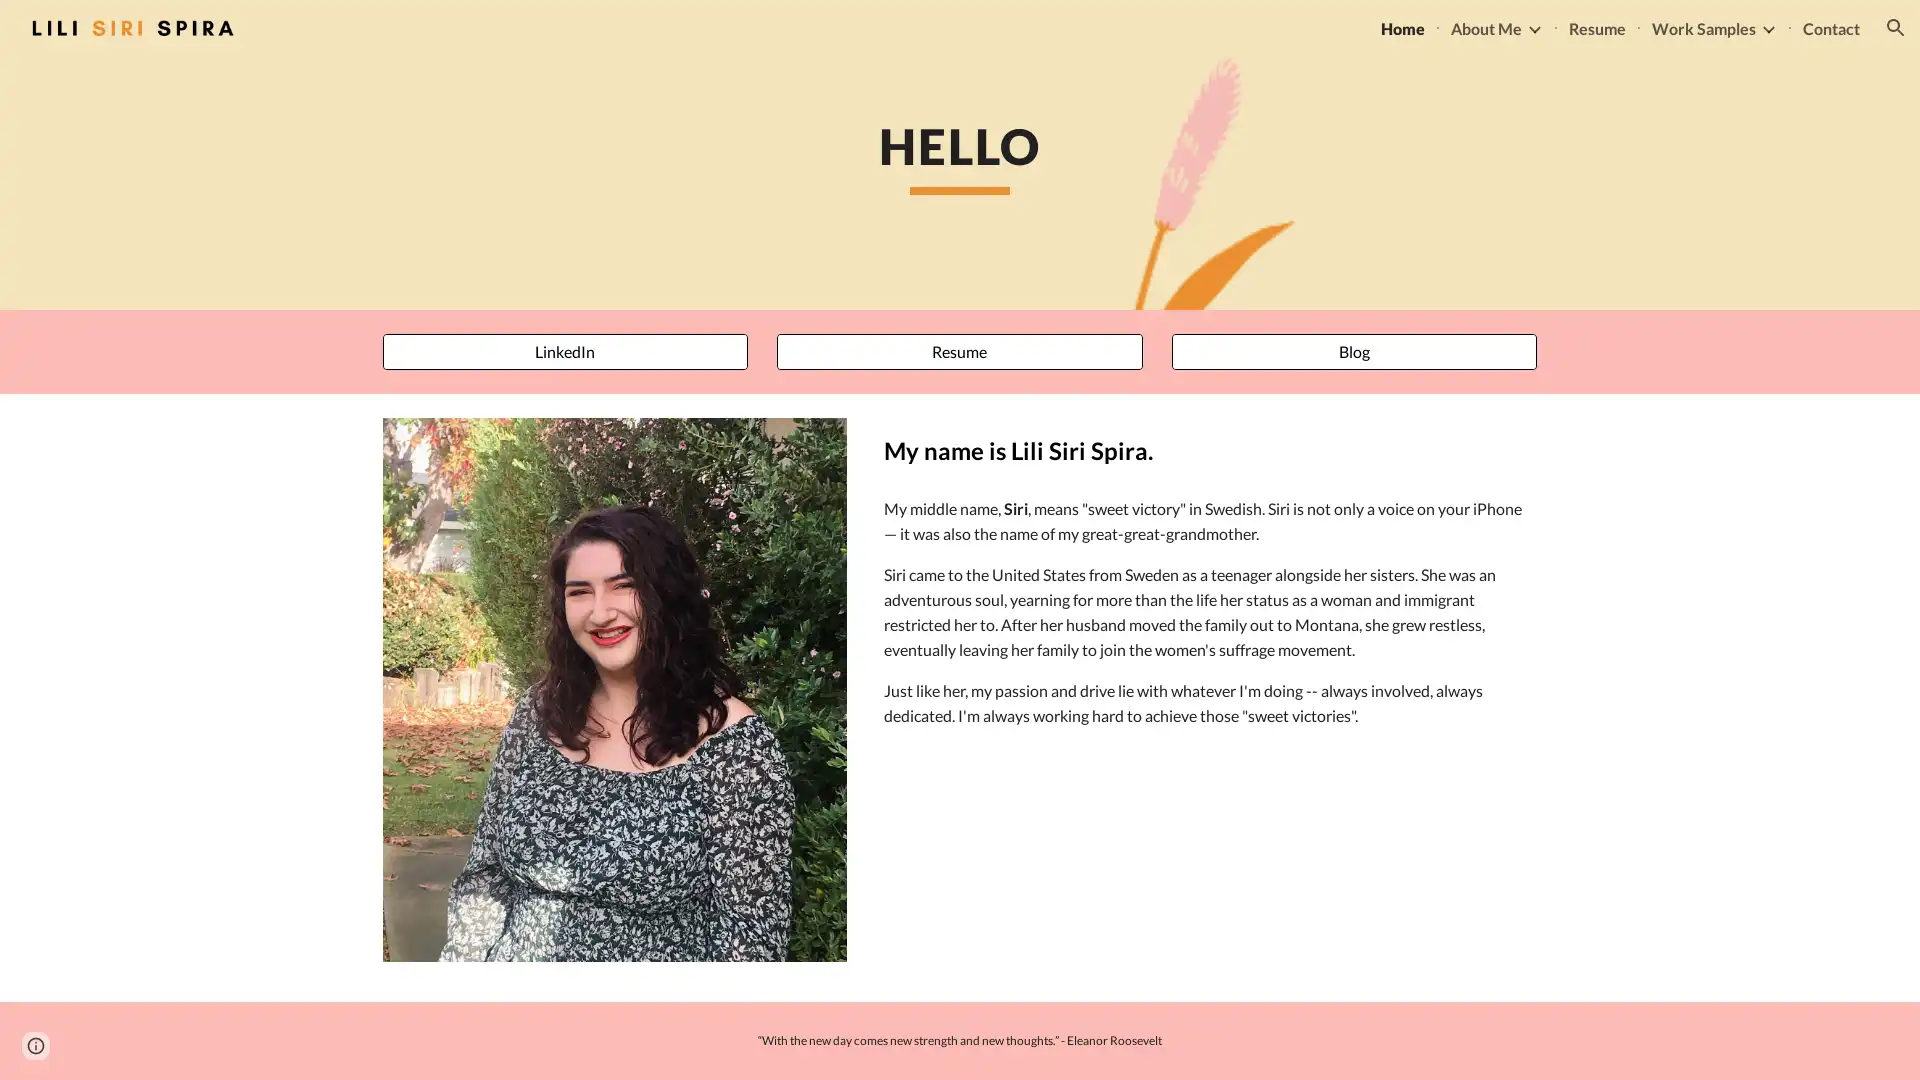  Describe the element at coordinates (96, 1044) in the screenshot. I see `Google Sites` at that location.